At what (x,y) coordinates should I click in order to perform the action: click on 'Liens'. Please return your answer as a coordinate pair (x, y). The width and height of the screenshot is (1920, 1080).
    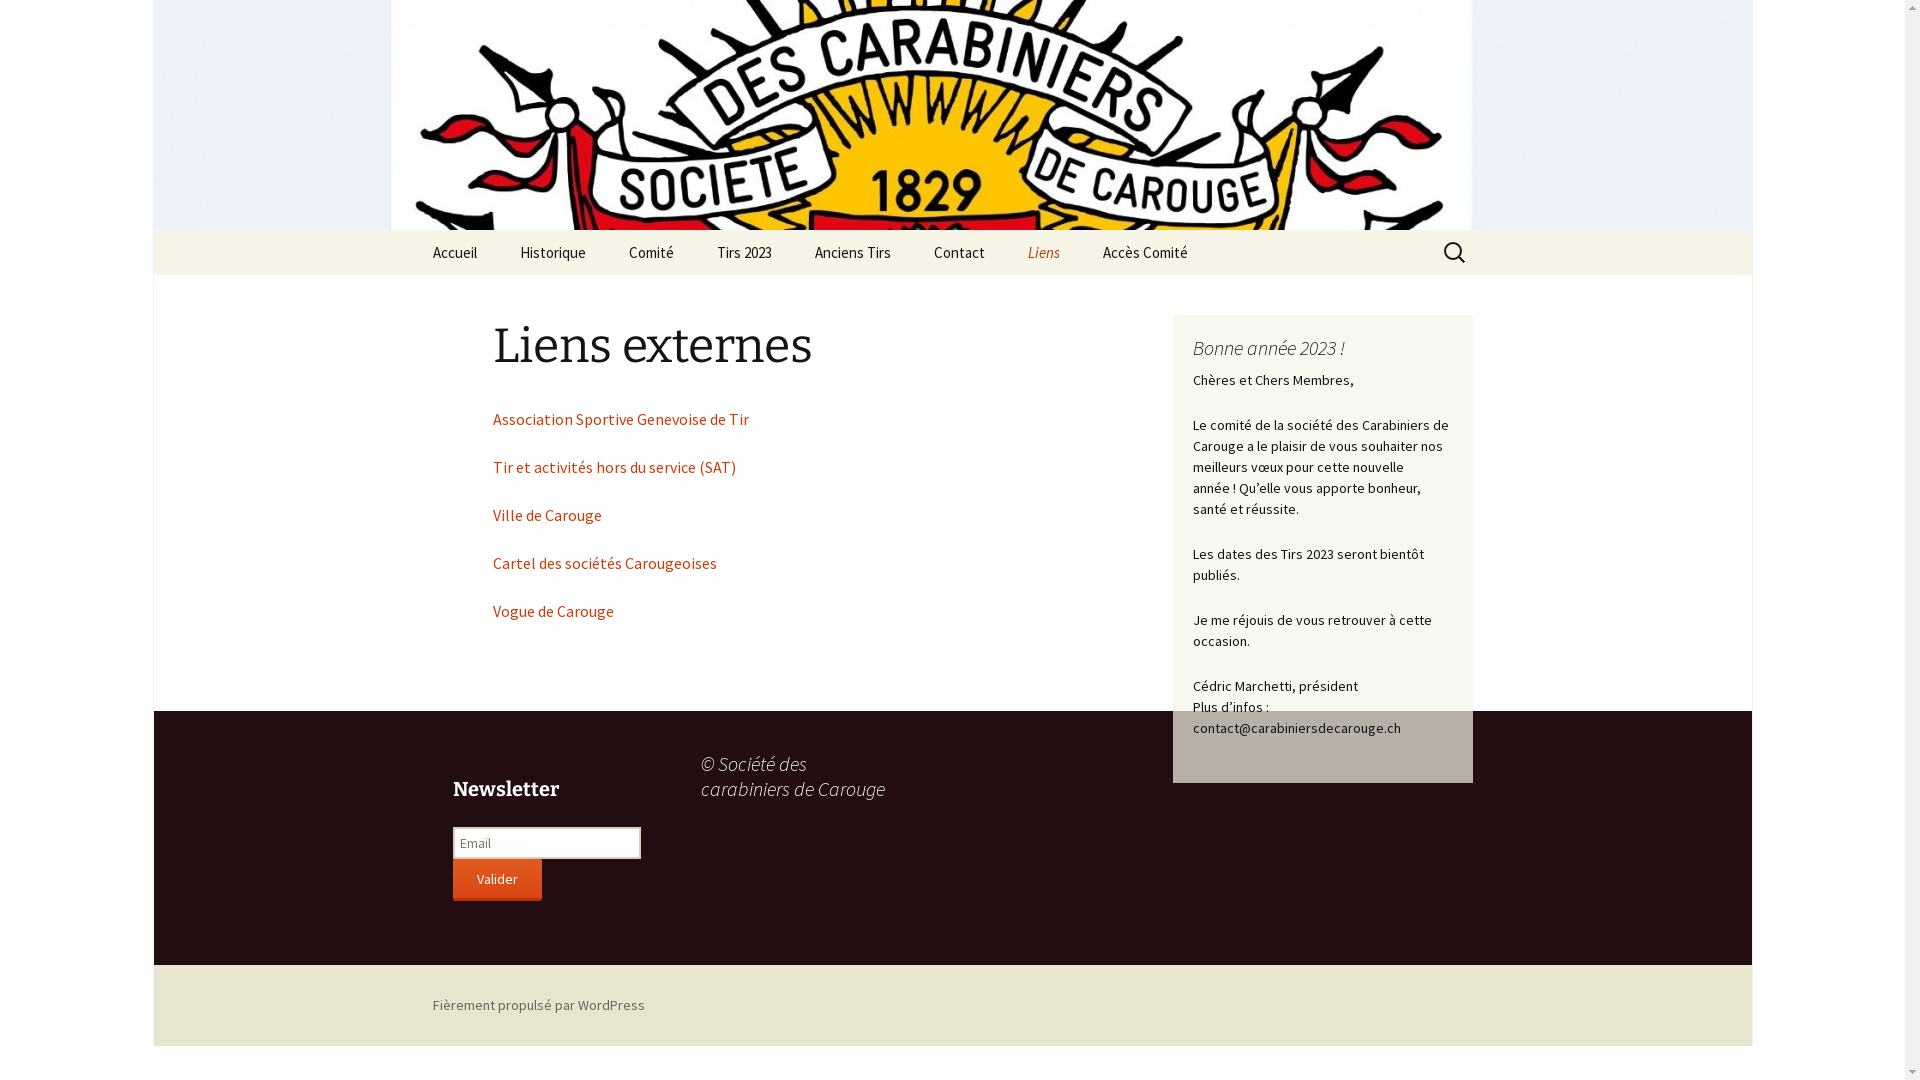
    Looking at the image, I should click on (1042, 251).